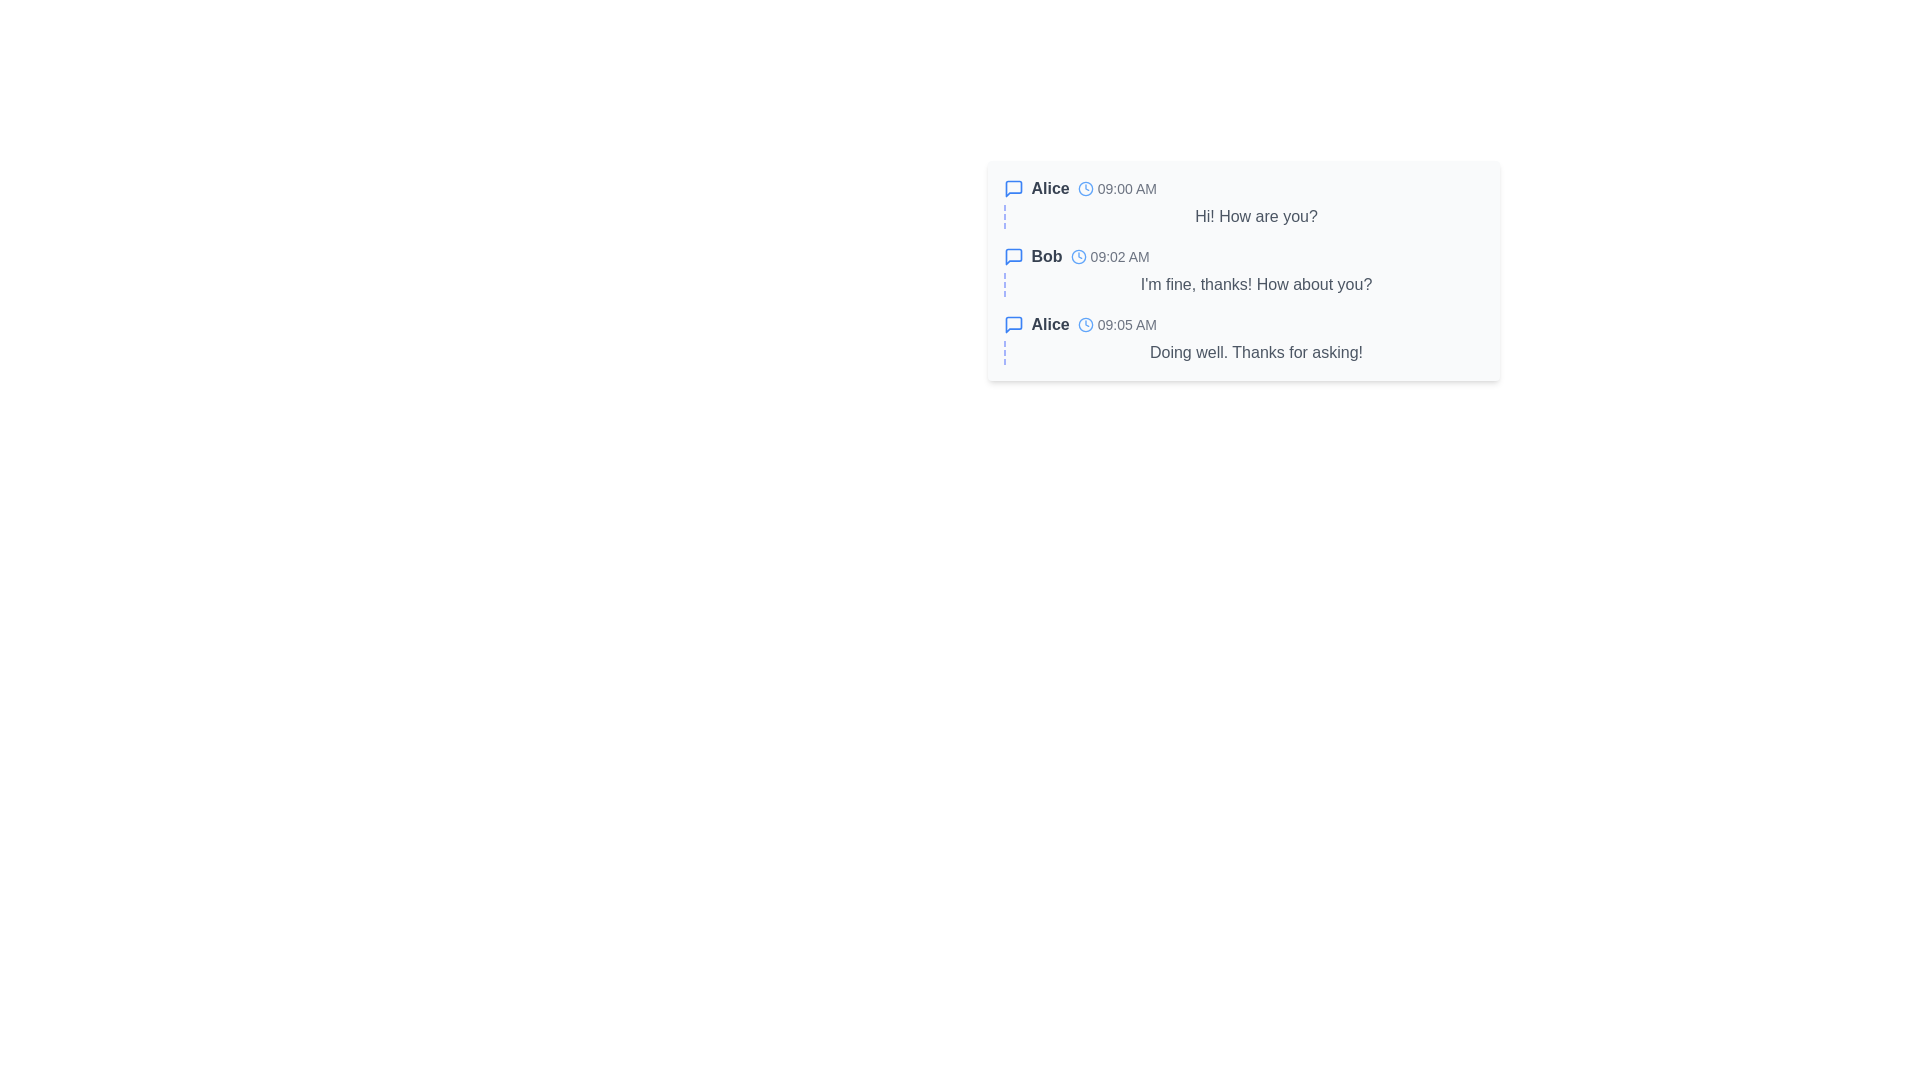  What do you see at coordinates (1116, 189) in the screenshot?
I see `the time display label '09:00 AM' with a blue clock icon, located to the right of the label 'Alice' in the first message row of the chat interface` at bounding box center [1116, 189].